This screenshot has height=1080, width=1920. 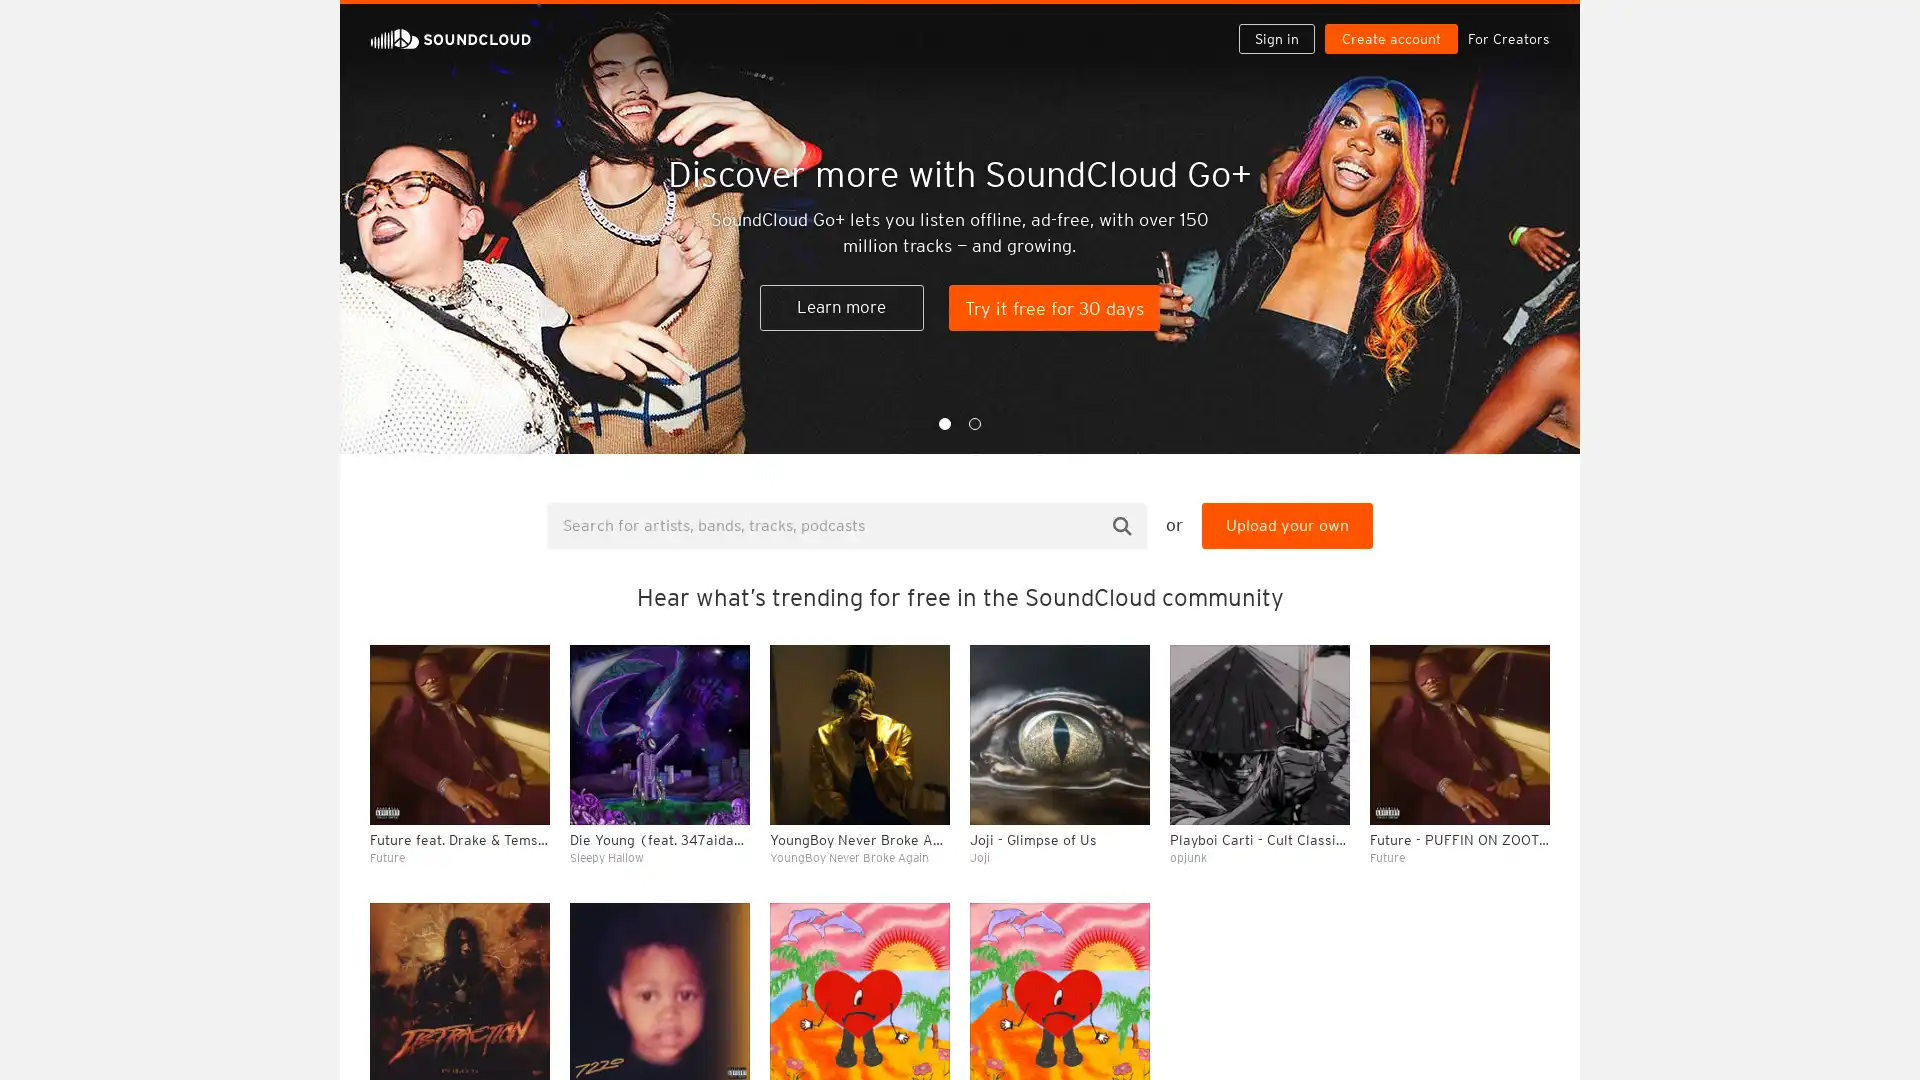 What do you see at coordinates (1536, 546) in the screenshot?
I see `Hide queue` at bounding box center [1536, 546].